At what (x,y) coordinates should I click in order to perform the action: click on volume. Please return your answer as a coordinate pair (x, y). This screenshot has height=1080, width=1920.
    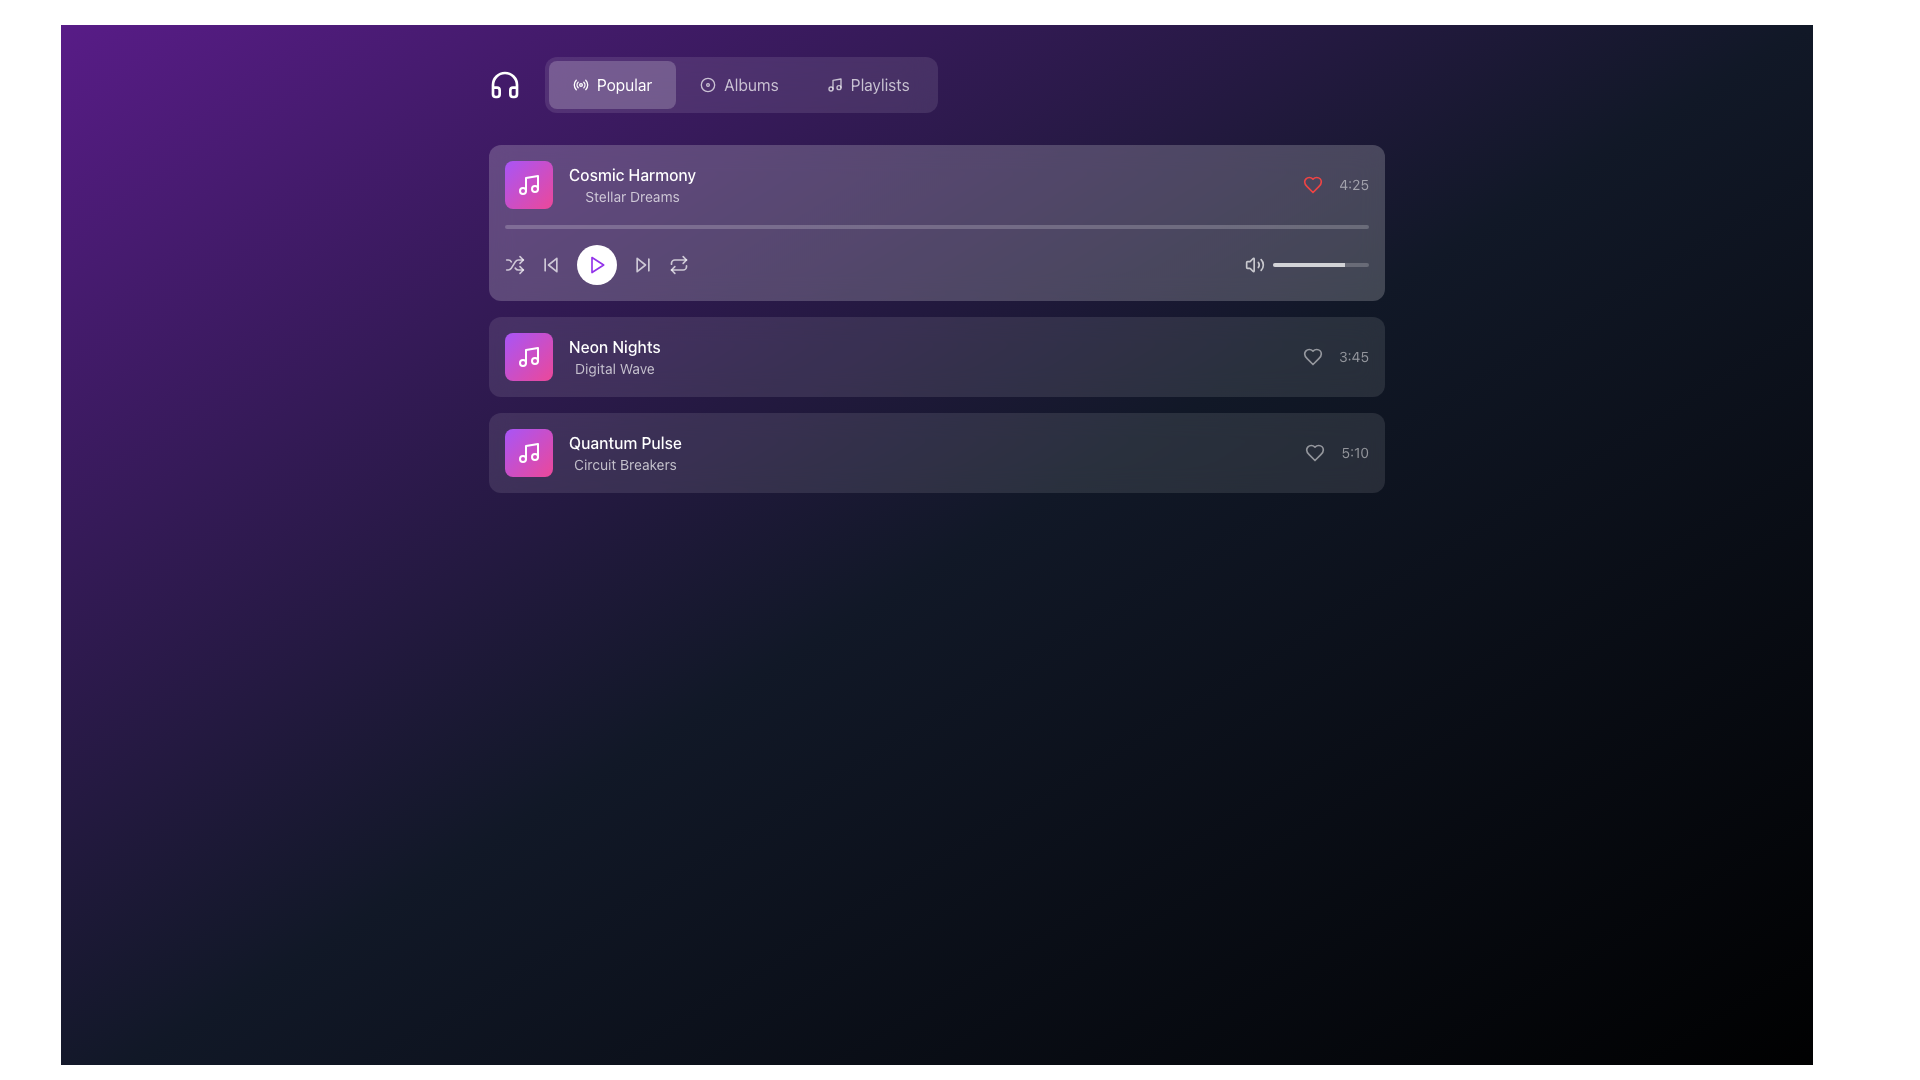
    Looking at the image, I should click on (1299, 264).